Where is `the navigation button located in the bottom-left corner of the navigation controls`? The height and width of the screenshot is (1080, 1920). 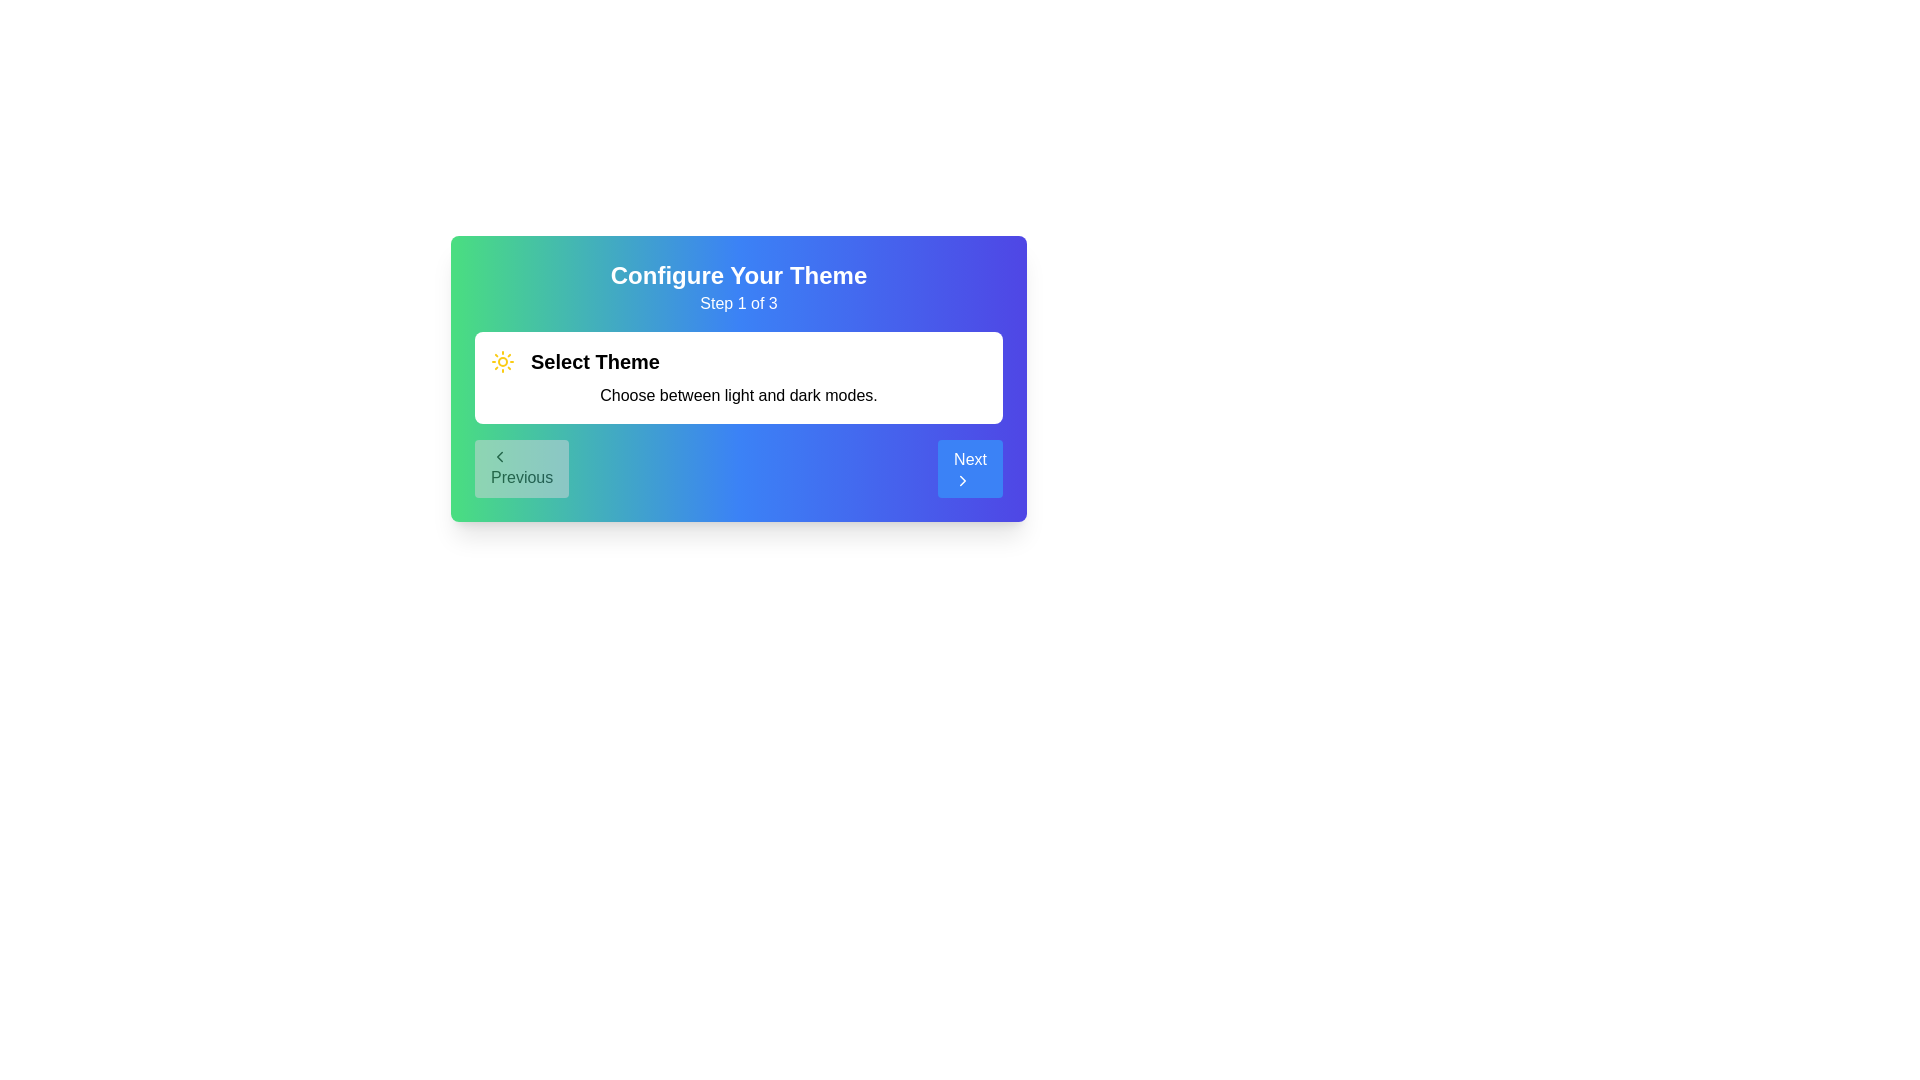 the navigation button located in the bottom-left corner of the navigation controls is located at coordinates (522, 469).